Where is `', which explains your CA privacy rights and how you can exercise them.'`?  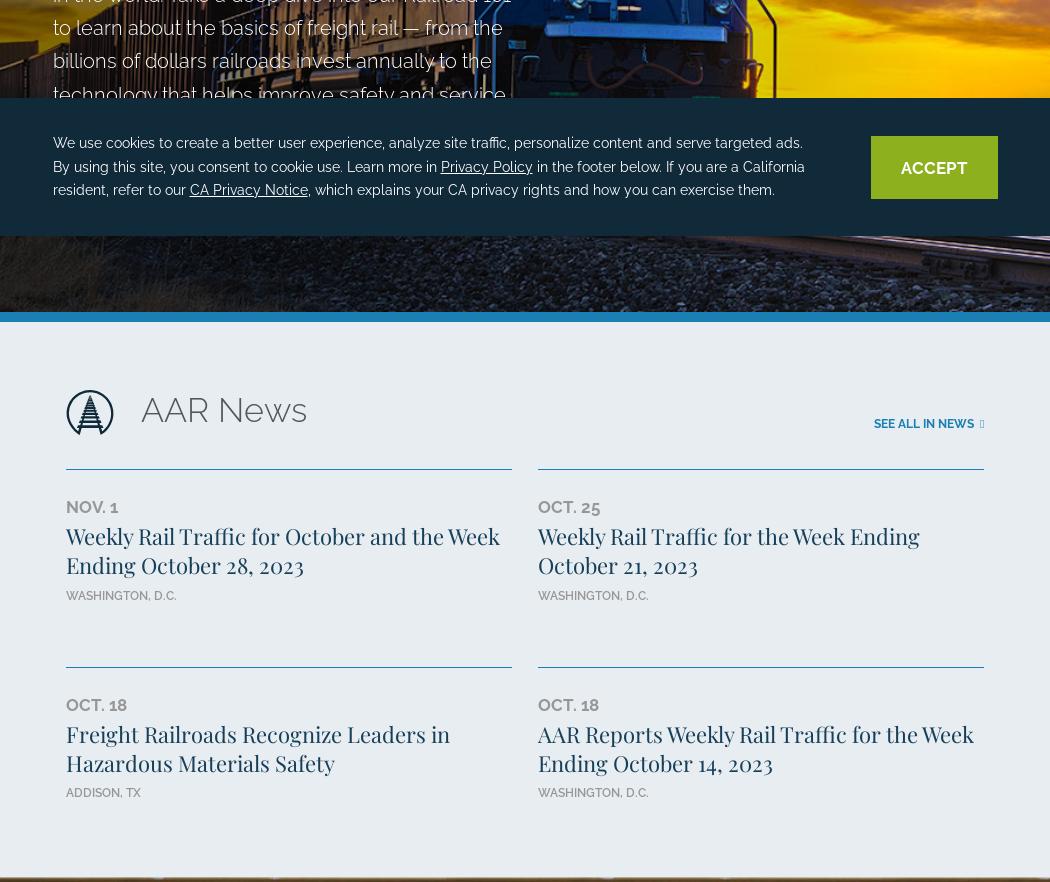
', which explains your CA privacy rights and how you can exercise them.' is located at coordinates (540, 189).